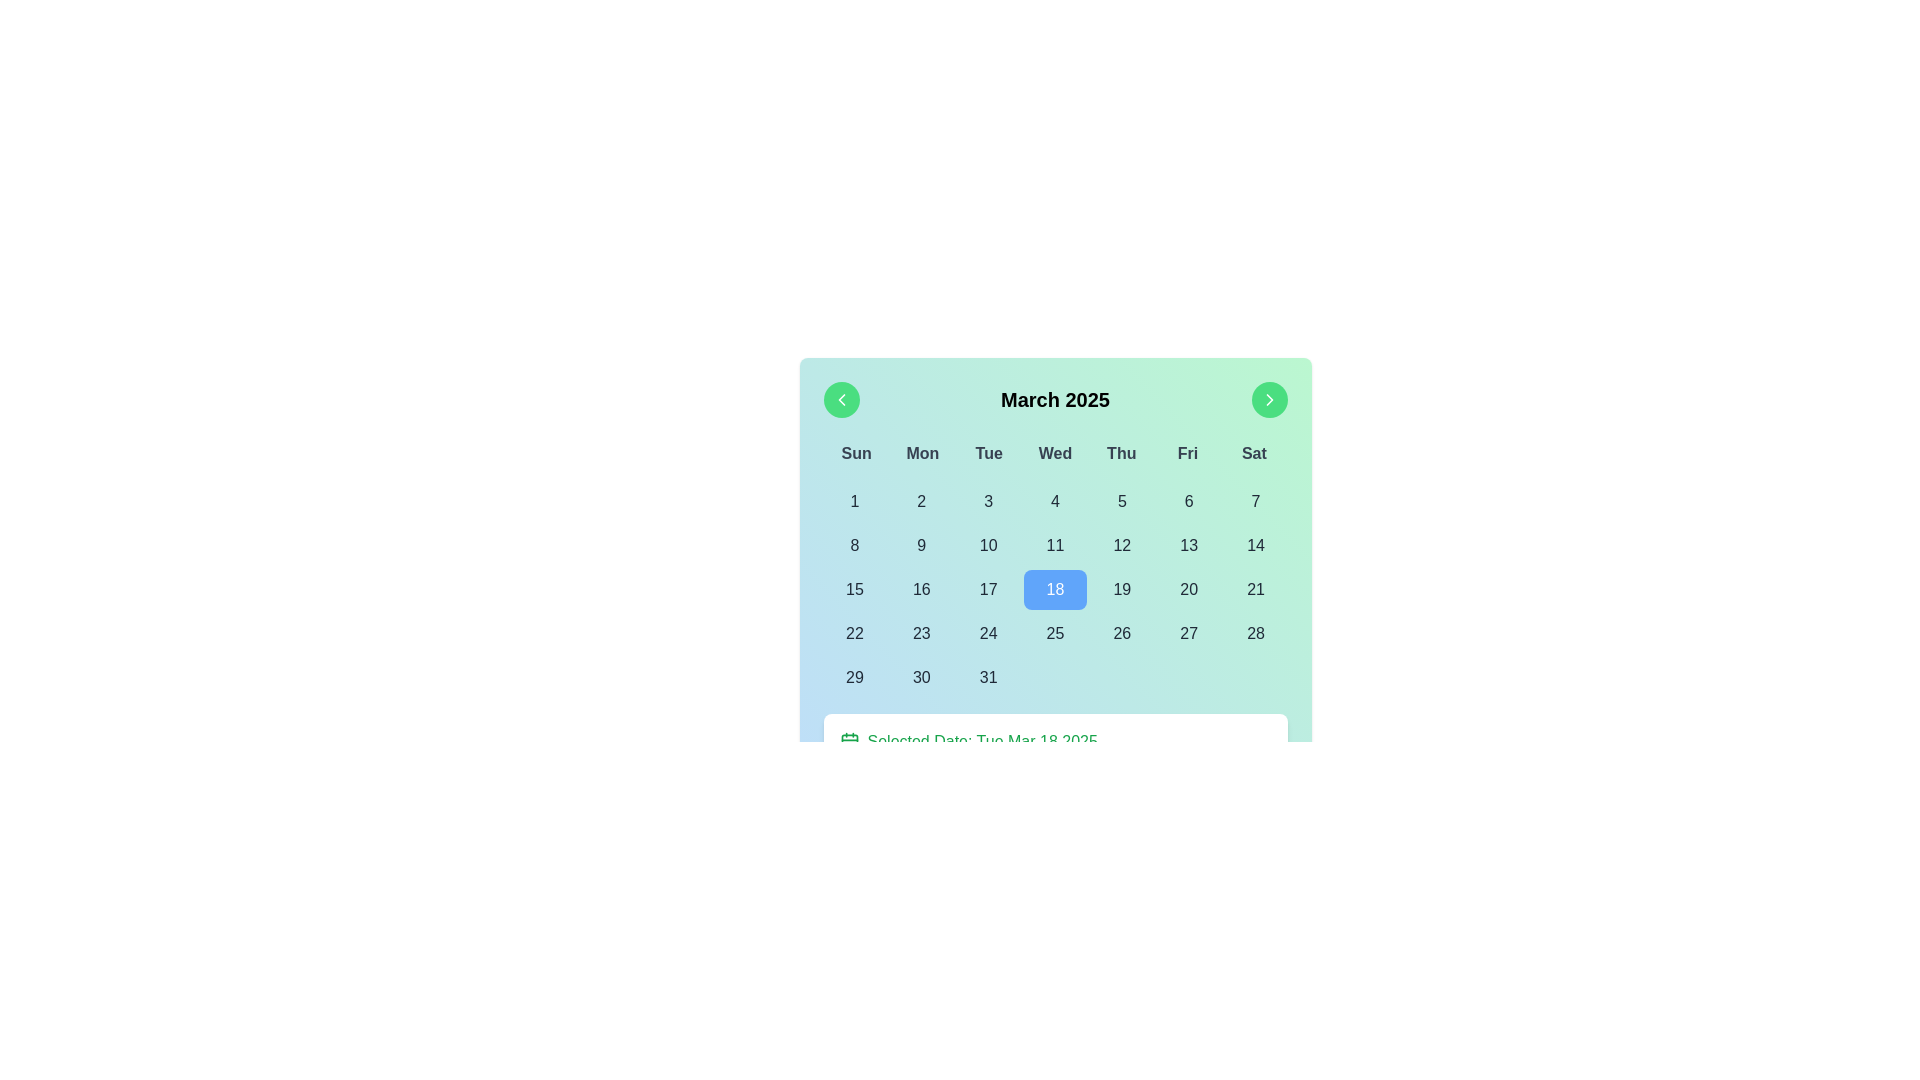 This screenshot has width=1920, height=1080. What do you see at coordinates (920, 633) in the screenshot?
I see `the button displaying the date '23' in the calendar grid layout` at bounding box center [920, 633].